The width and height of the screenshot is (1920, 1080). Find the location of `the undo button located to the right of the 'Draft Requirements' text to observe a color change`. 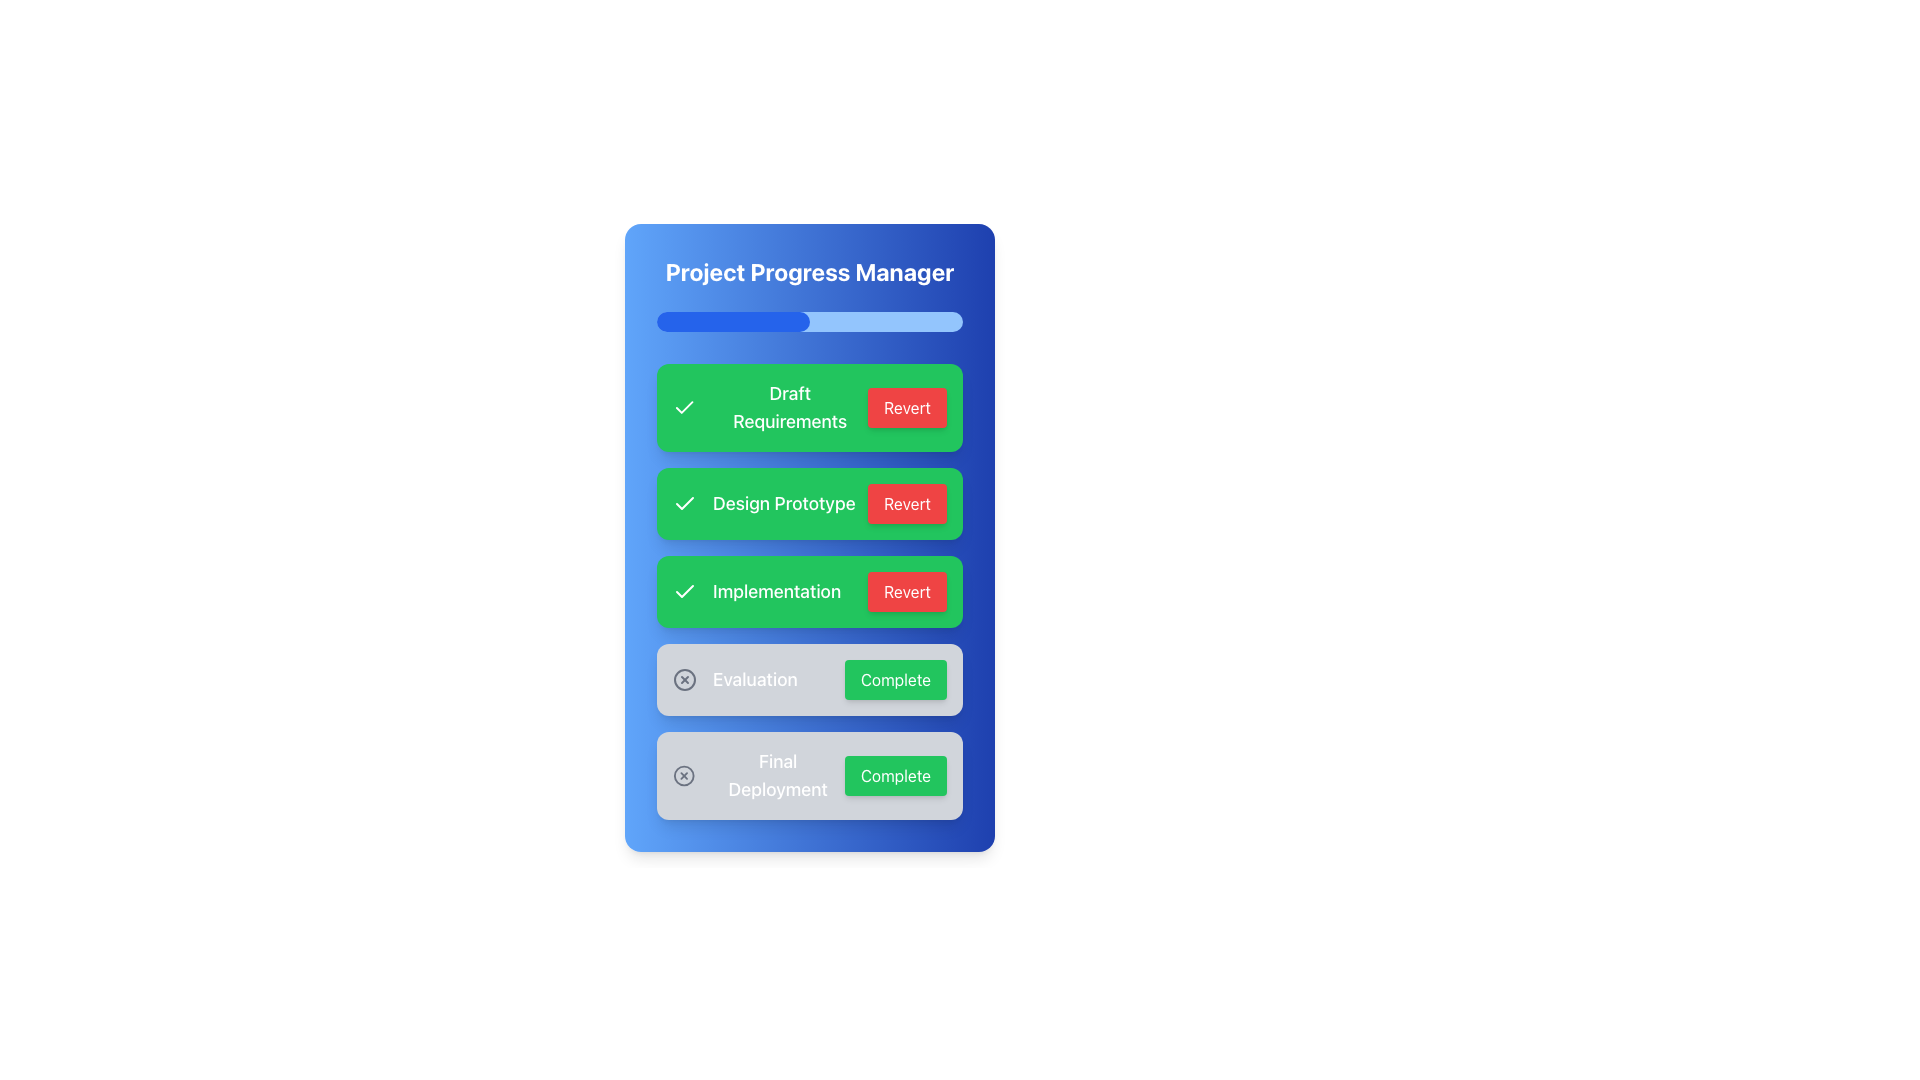

the undo button located to the right of the 'Draft Requirements' text to observe a color change is located at coordinates (906, 407).